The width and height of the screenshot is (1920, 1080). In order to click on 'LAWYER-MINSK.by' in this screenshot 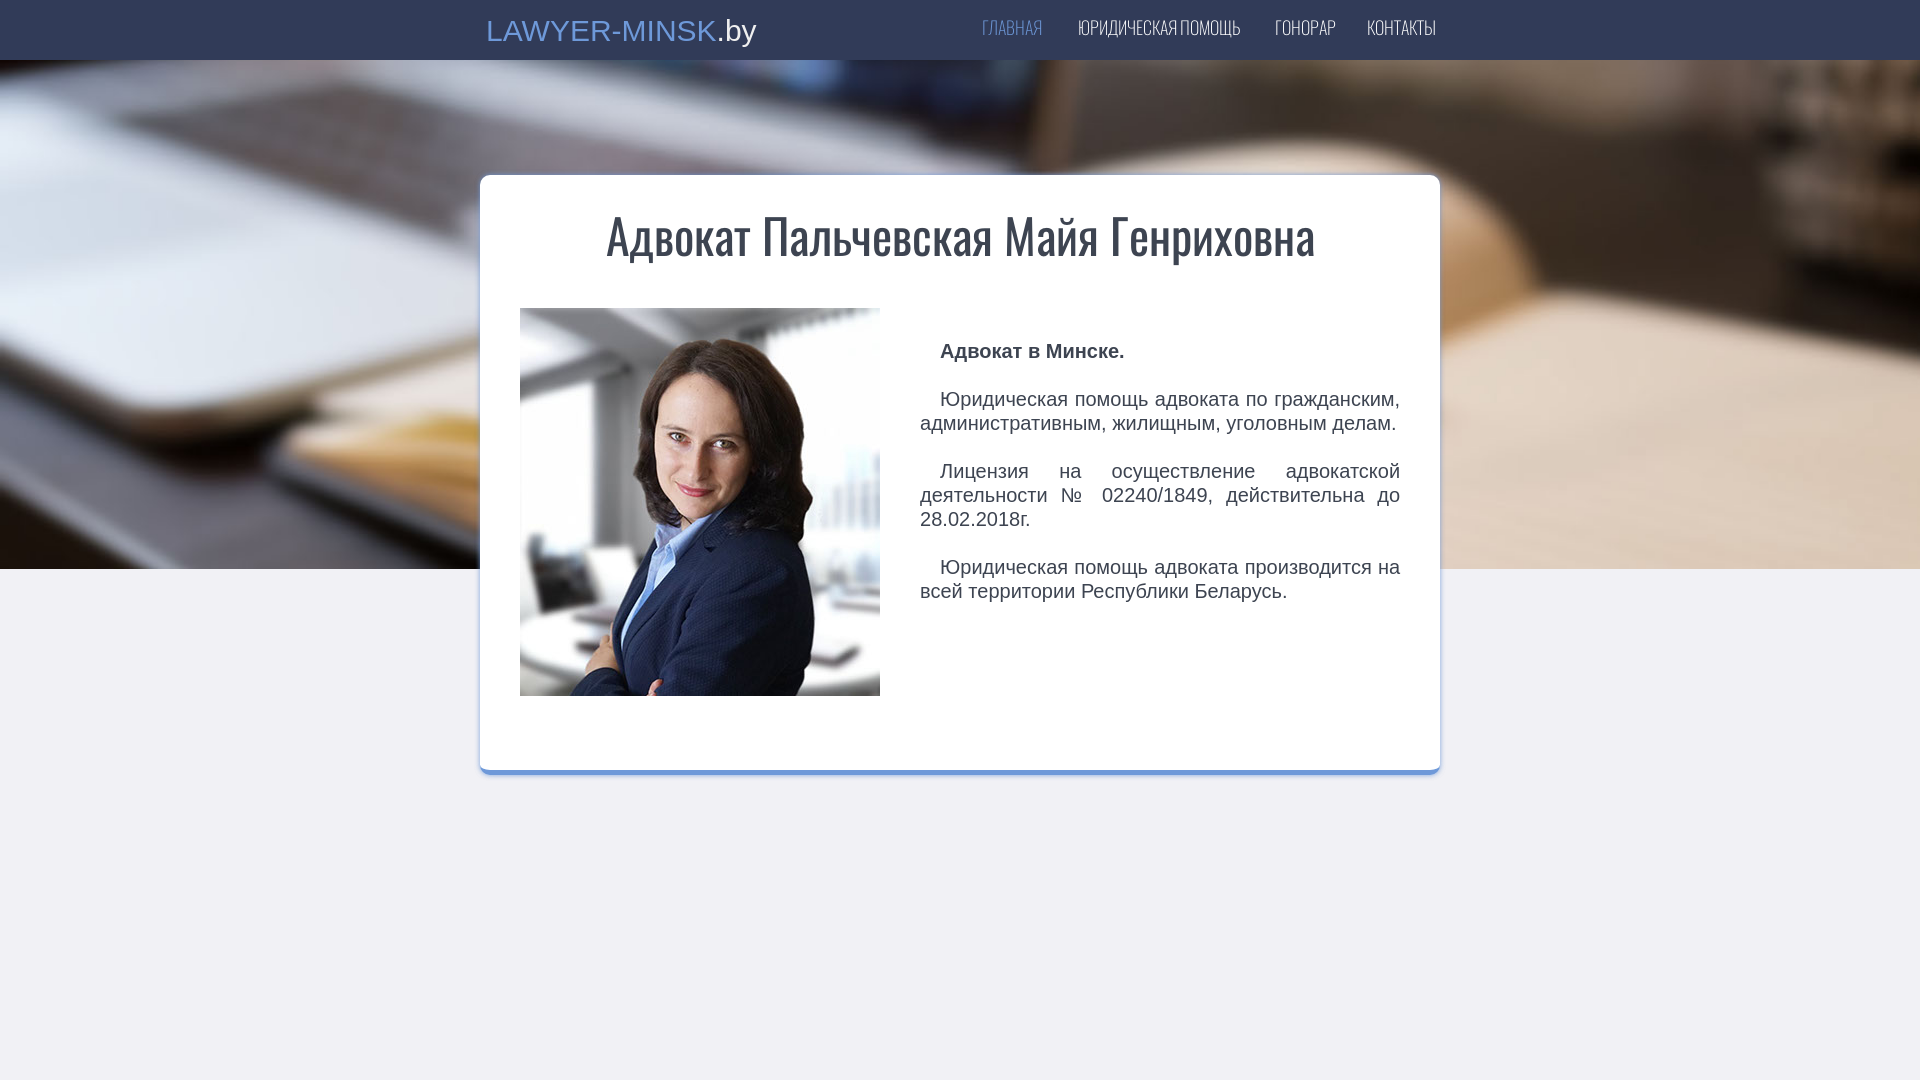, I will do `click(485, 34)`.